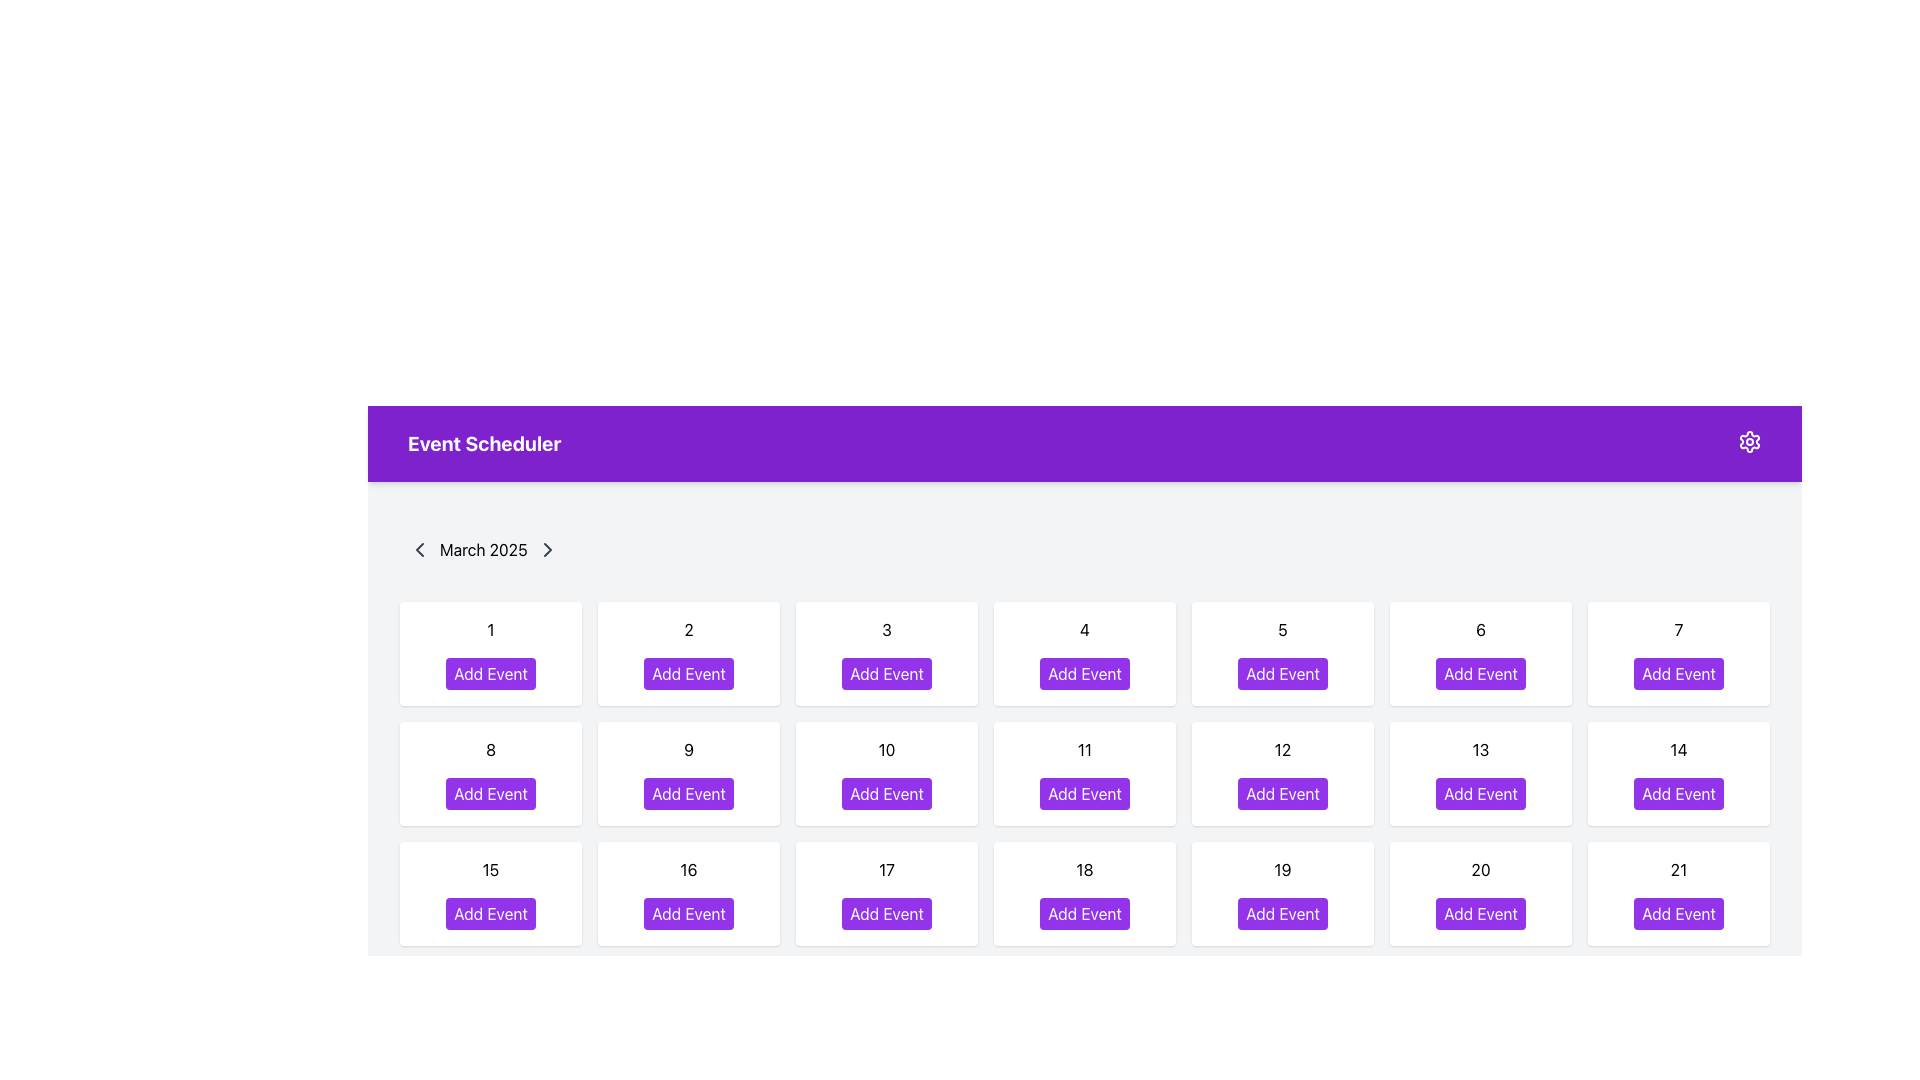  Describe the element at coordinates (1282, 793) in the screenshot. I see `the 'Add Event' button located in the calendar grid for March 2025, positioned on the 12th day` at that location.